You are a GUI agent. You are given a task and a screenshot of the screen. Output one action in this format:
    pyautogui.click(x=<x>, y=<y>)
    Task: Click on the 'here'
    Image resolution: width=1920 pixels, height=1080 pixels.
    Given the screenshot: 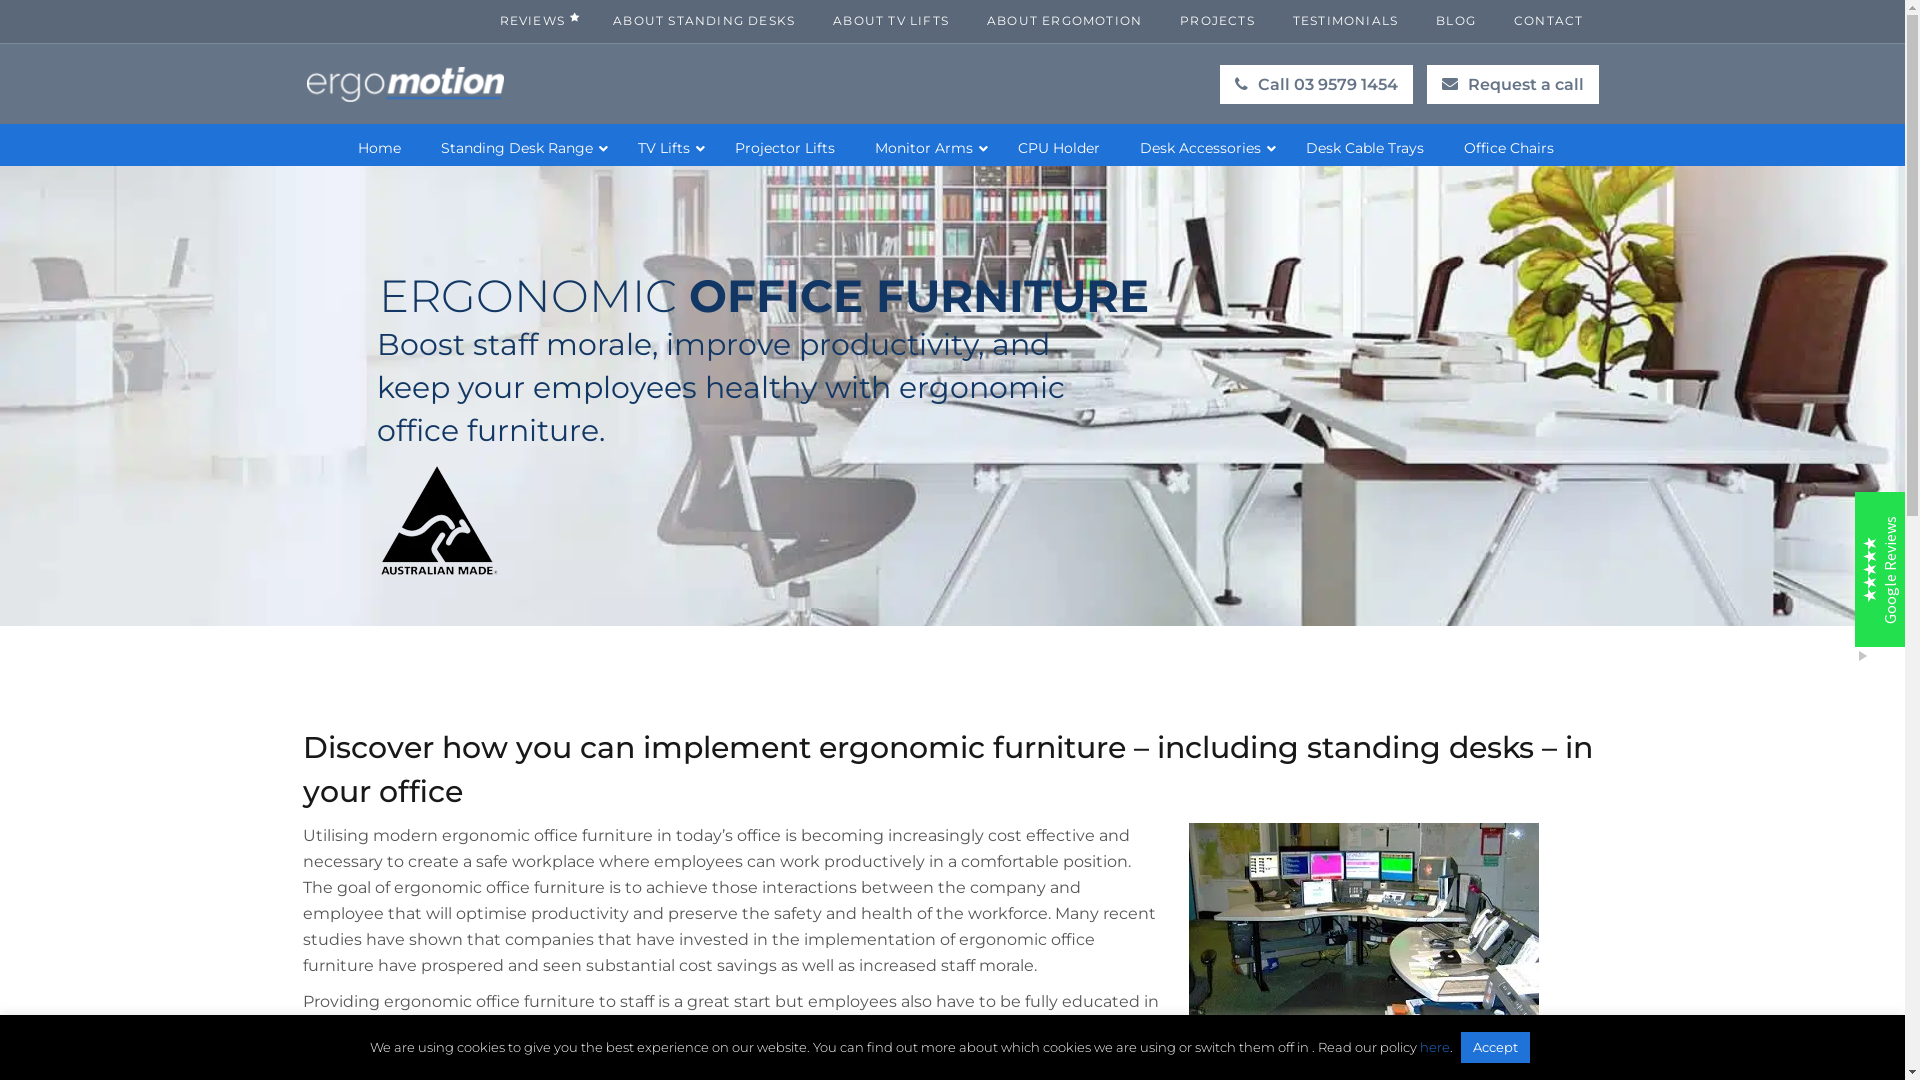 What is the action you would take?
    pyautogui.click(x=1434, y=1045)
    